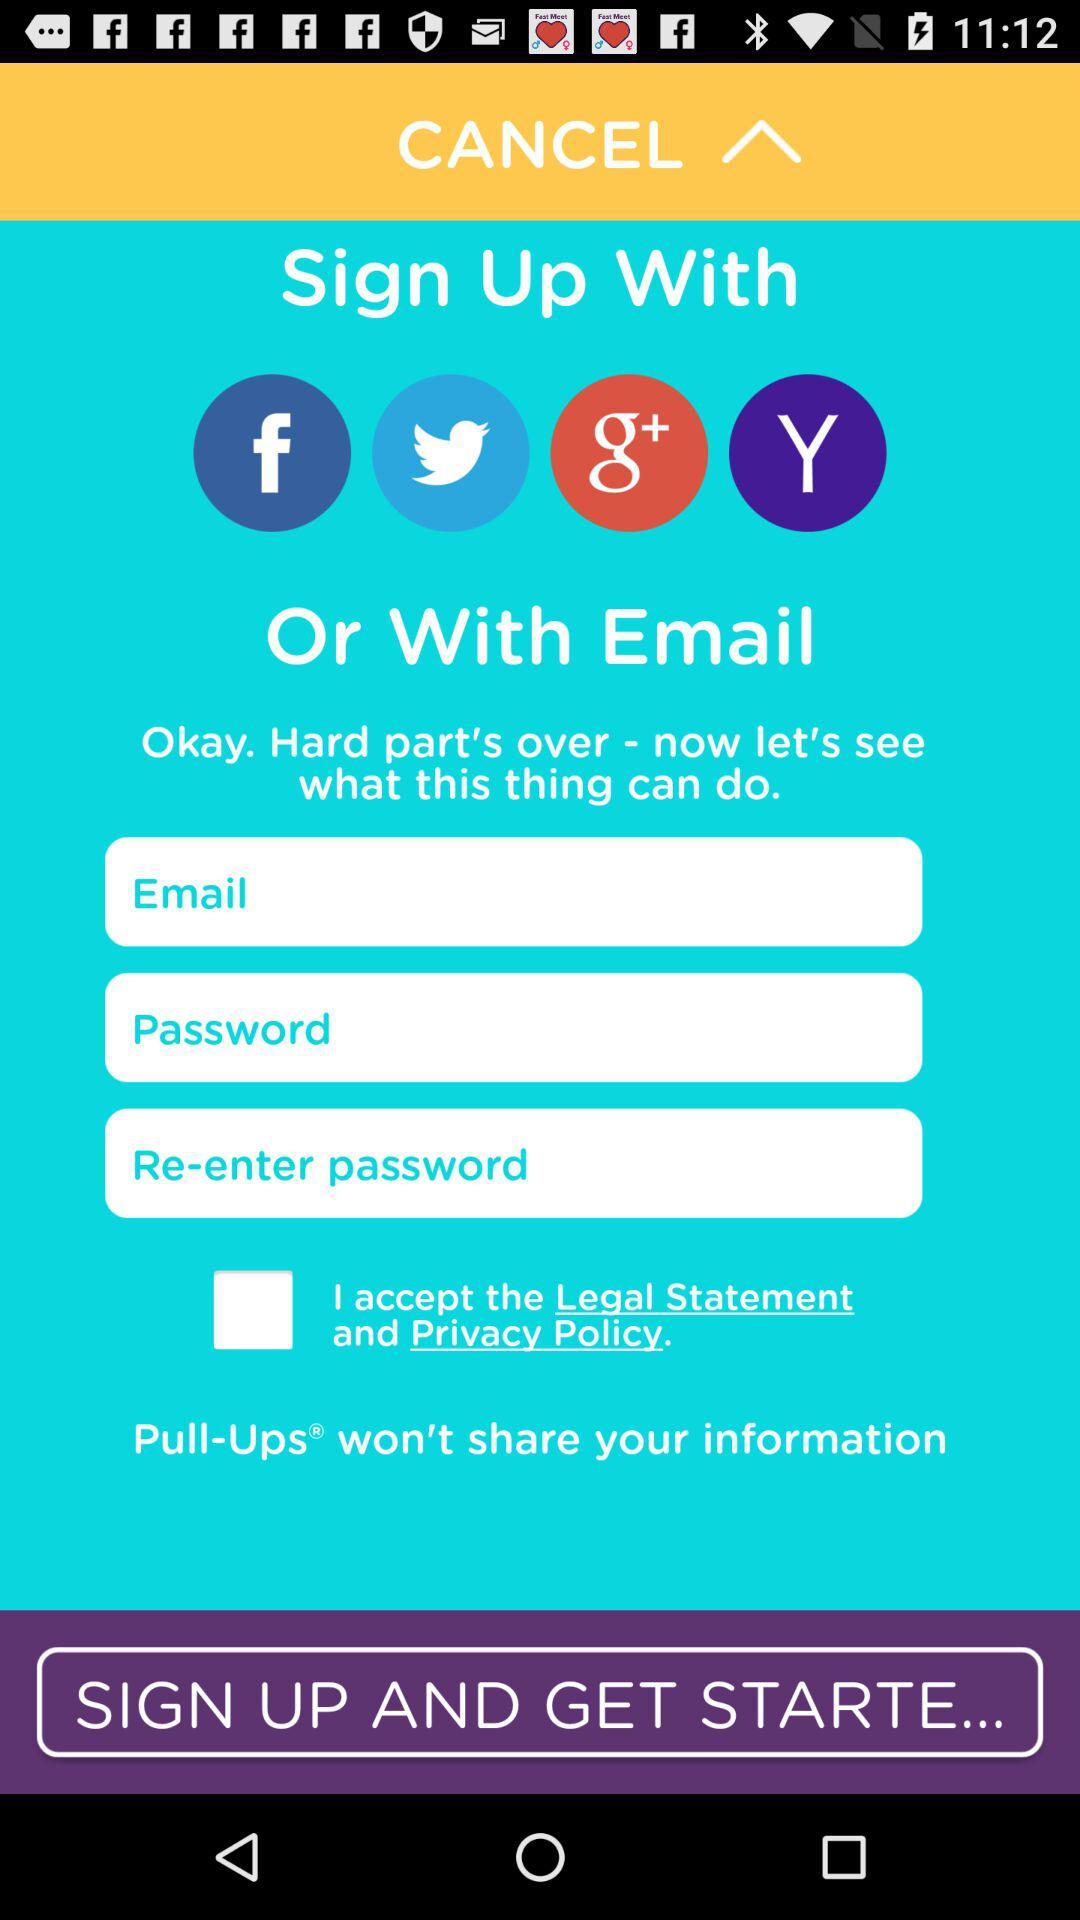  I want to click on password again, so click(512, 1163).